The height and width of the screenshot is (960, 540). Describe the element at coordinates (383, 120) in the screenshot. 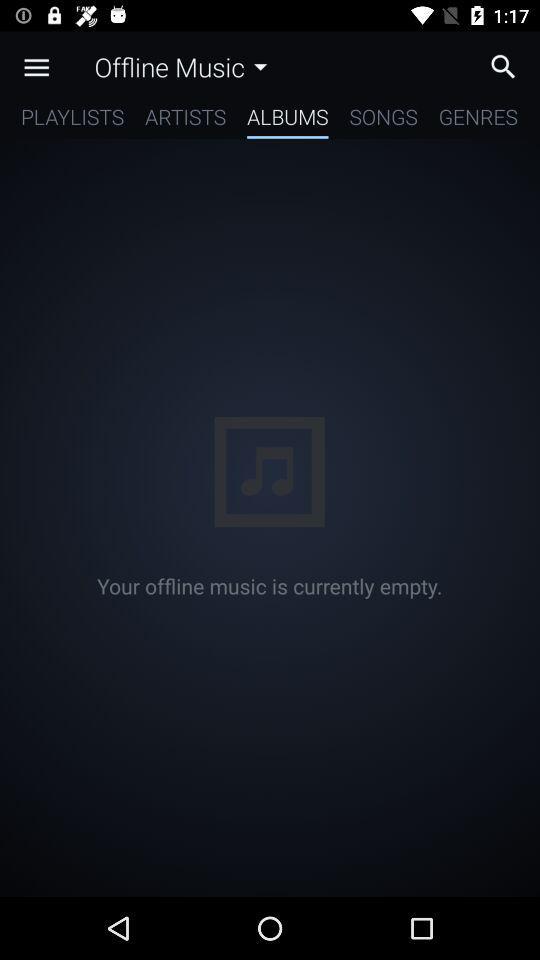

I see `app next to the albums app` at that location.